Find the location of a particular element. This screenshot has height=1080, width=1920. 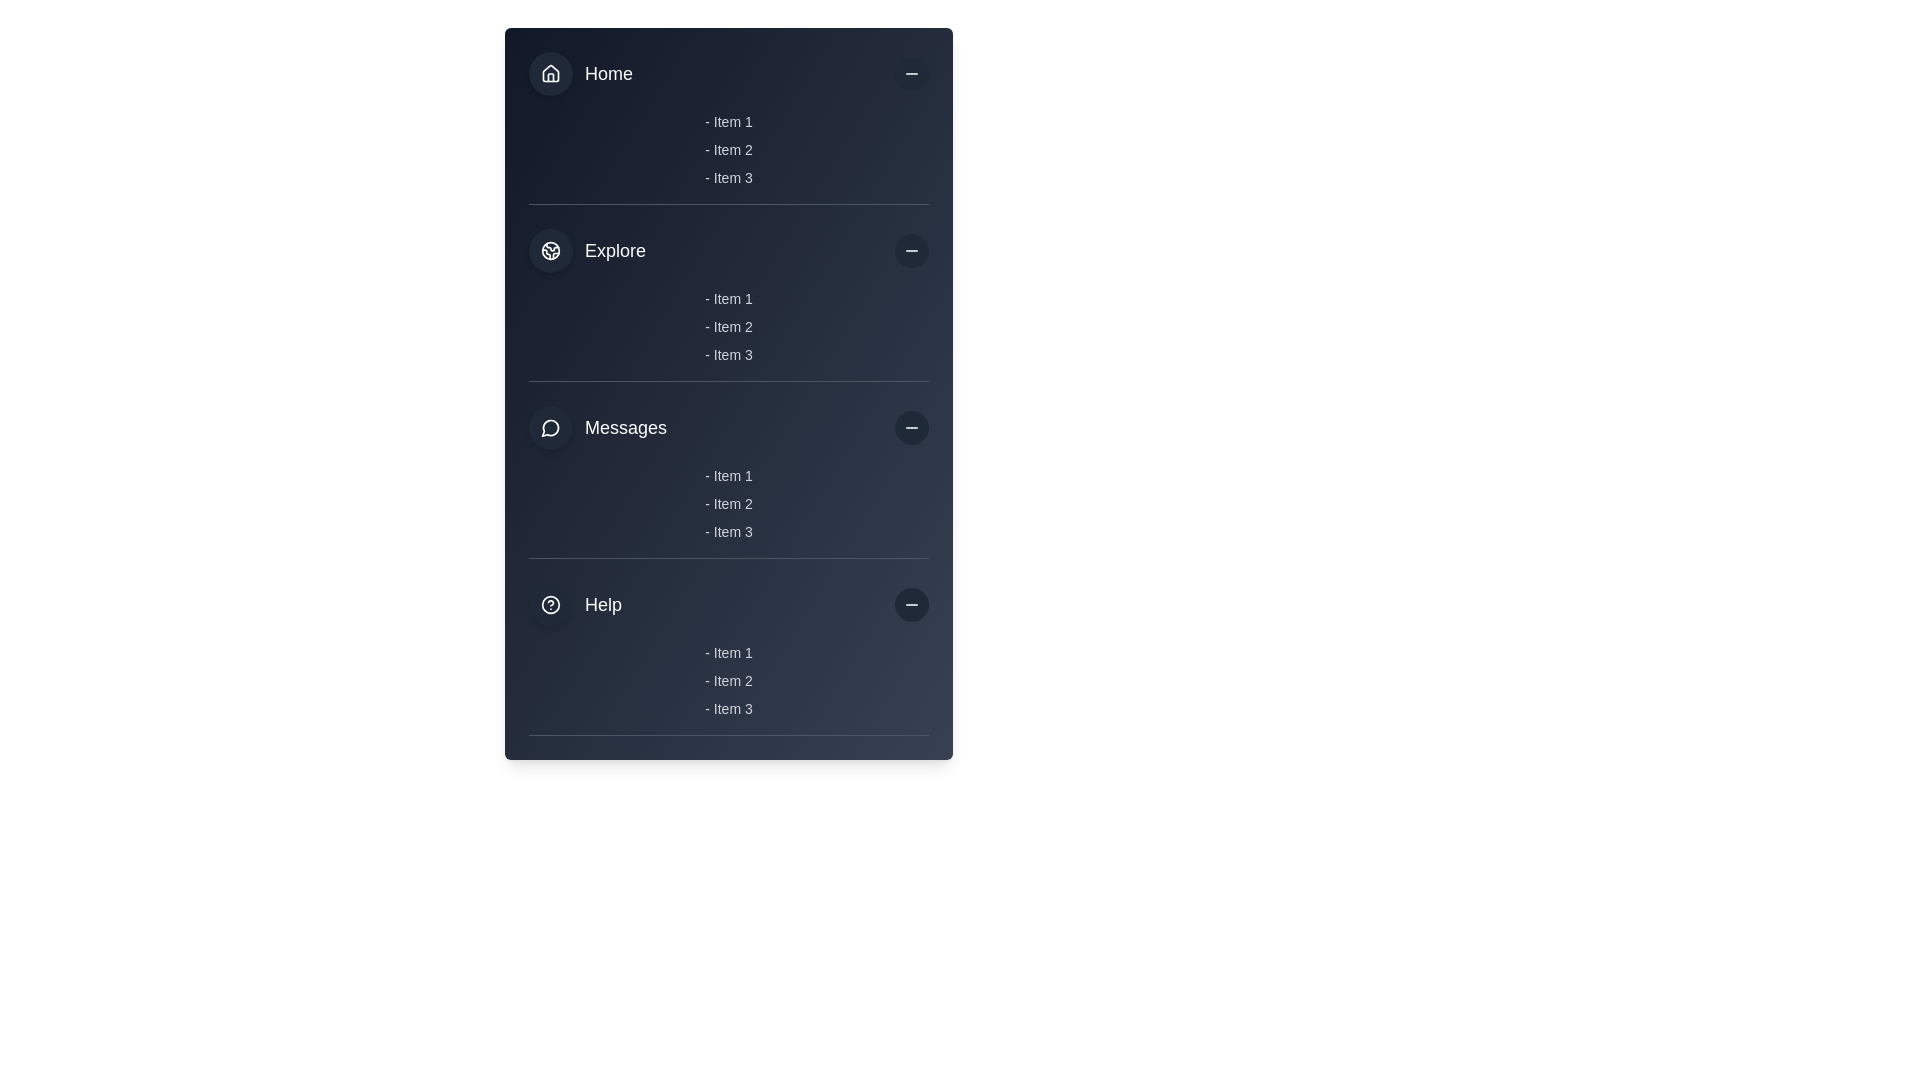

the circular Icon Button with a gray background and white border, which features a speech bubble icon, located in the vertical navigation bar under the 'Messages' label is located at coordinates (551, 427).